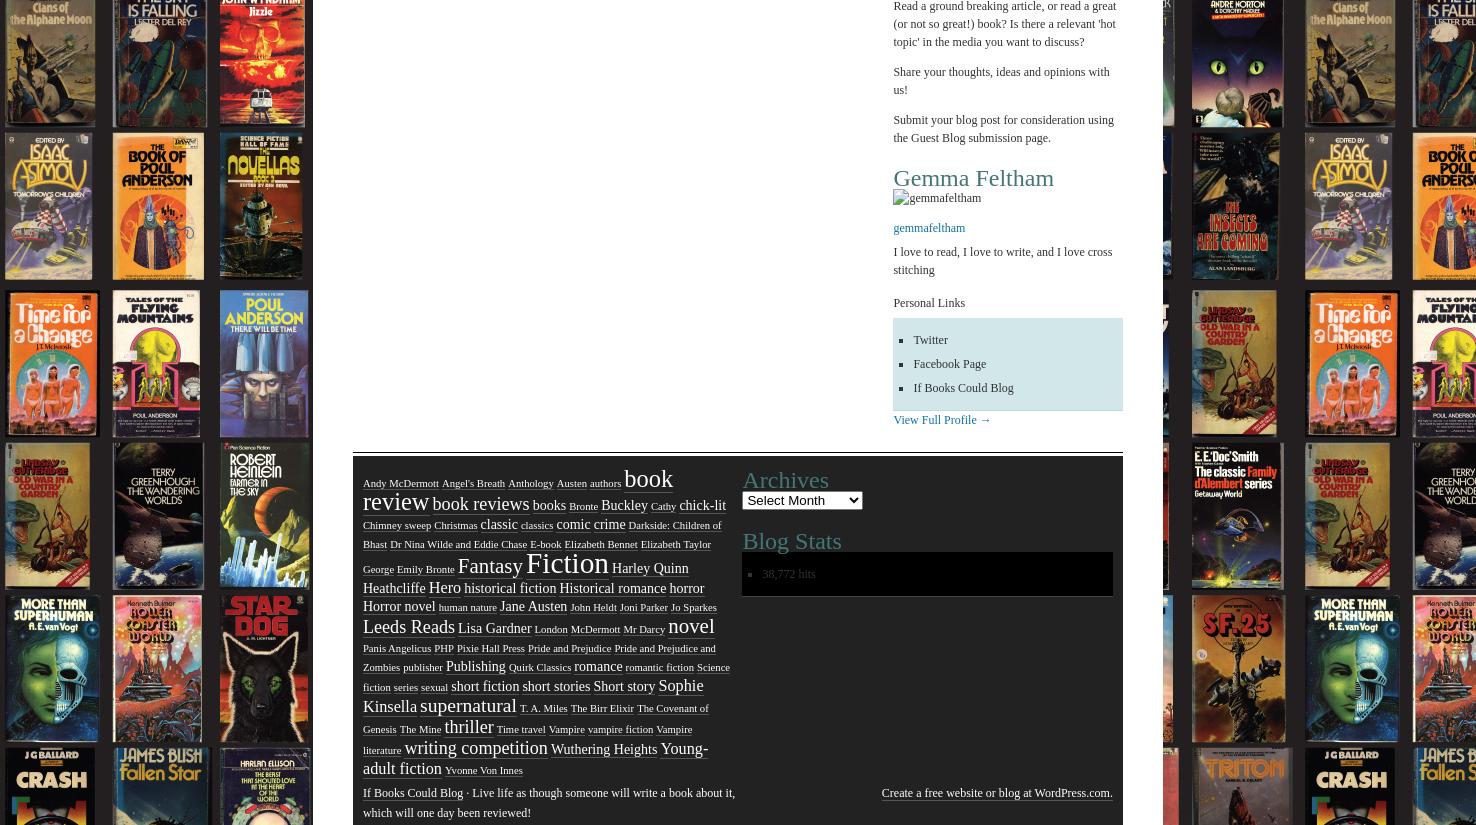 Image resolution: width=1476 pixels, height=825 pixels. I want to click on 'London', so click(549, 629).